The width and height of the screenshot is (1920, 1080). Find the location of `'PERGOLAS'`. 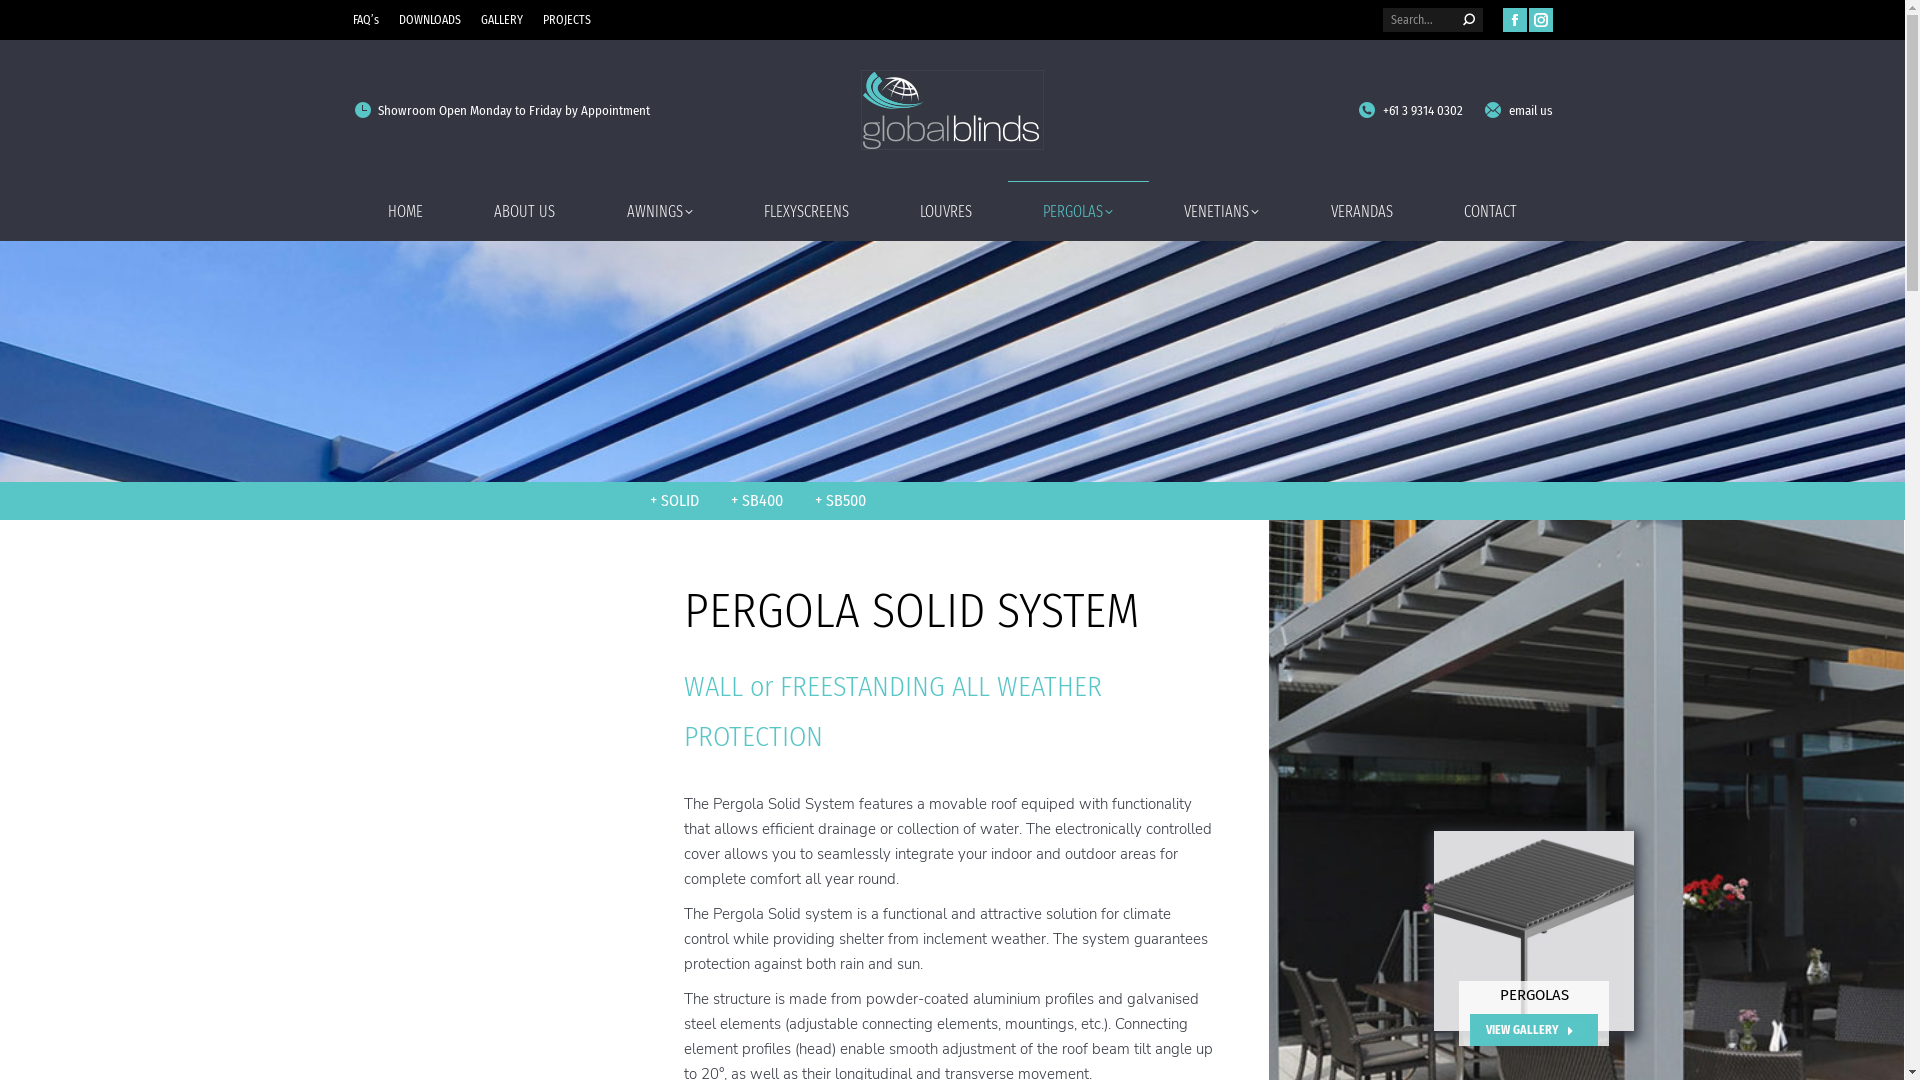

'PERGOLAS' is located at coordinates (1533, 995).